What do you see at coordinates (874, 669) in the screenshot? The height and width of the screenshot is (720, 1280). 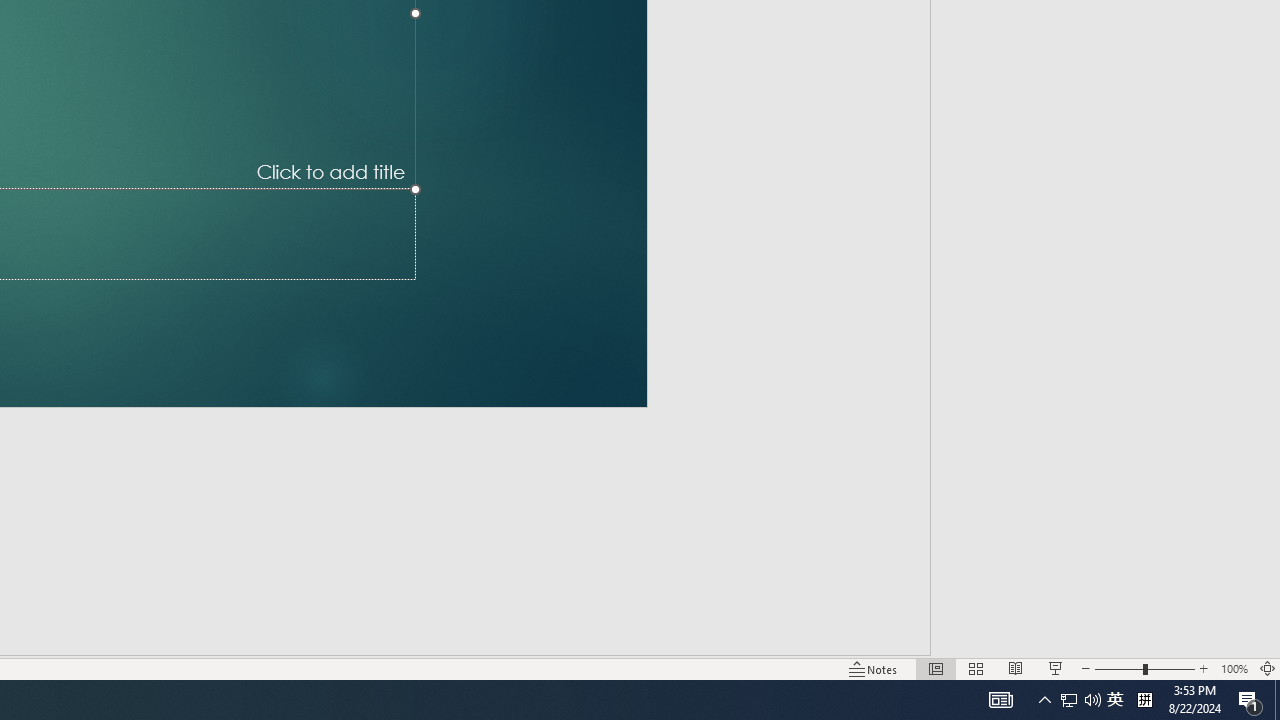 I see `'Notes '` at bounding box center [874, 669].